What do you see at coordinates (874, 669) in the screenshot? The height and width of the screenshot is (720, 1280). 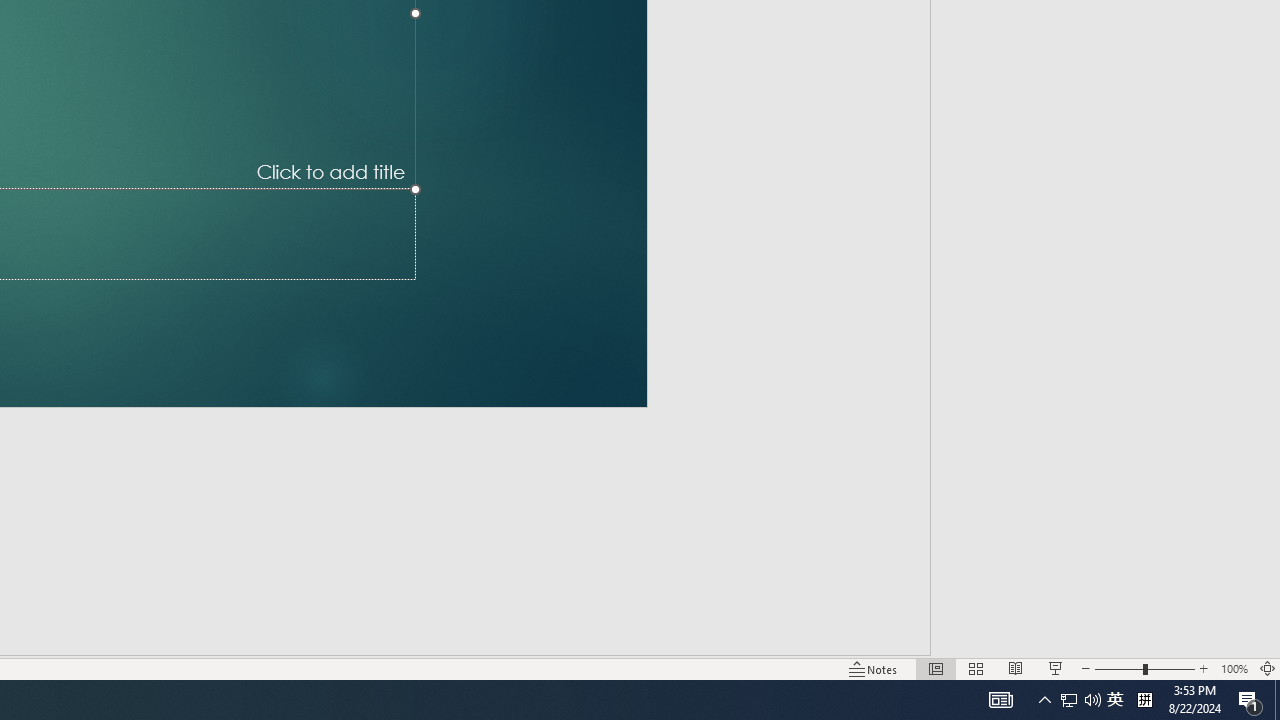 I see `'Notes '` at bounding box center [874, 669].